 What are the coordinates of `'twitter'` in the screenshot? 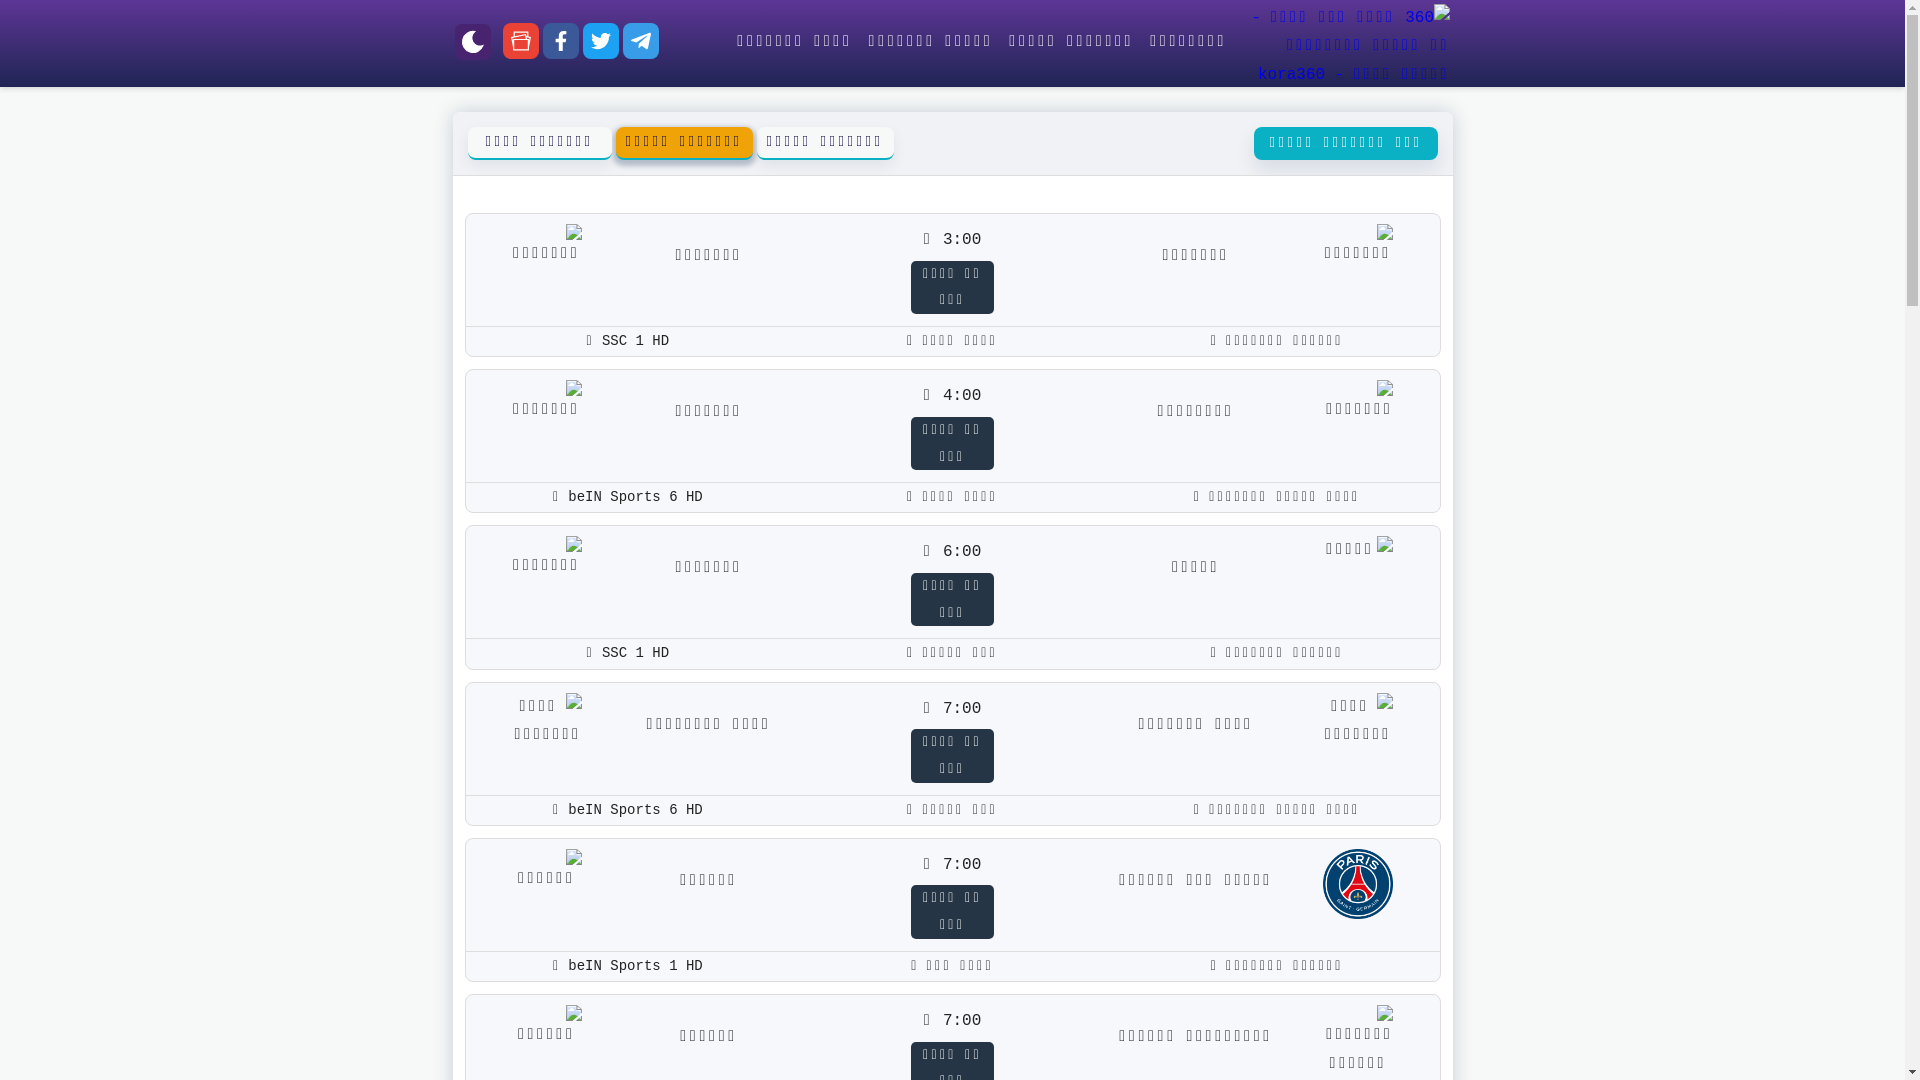 It's located at (599, 45).